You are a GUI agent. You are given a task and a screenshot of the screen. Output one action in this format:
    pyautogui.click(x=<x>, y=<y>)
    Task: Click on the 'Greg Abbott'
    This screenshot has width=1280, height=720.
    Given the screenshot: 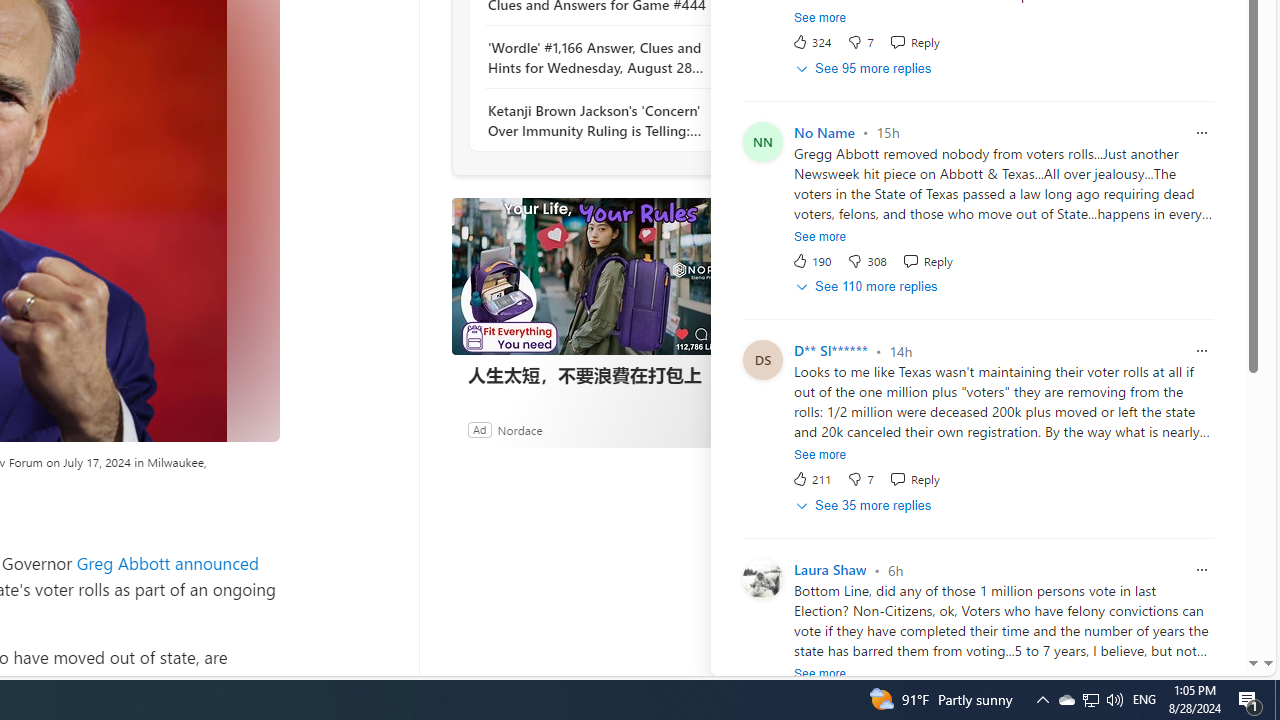 What is the action you would take?
    pyautogui.click(x=122, y=563)
    